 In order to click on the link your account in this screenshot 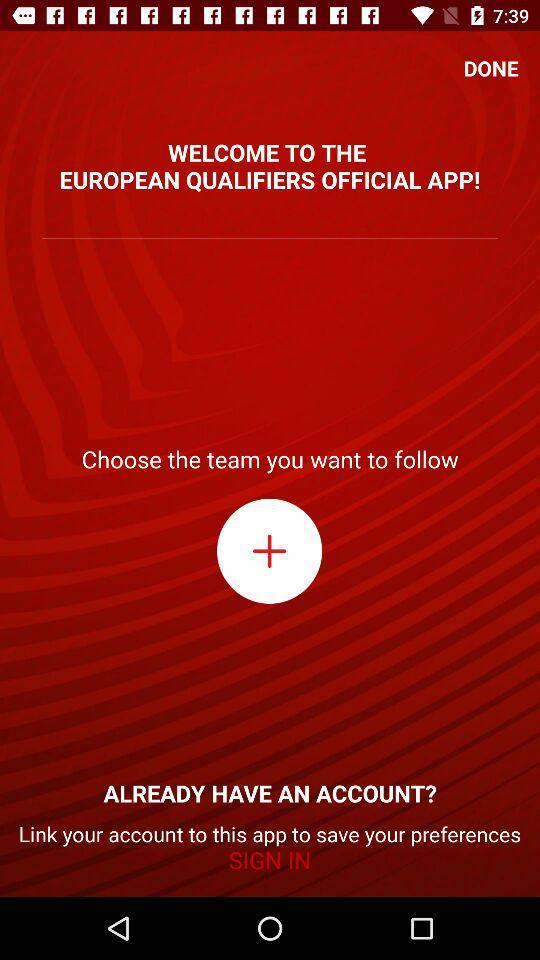, I will do `click(270, 846)`.